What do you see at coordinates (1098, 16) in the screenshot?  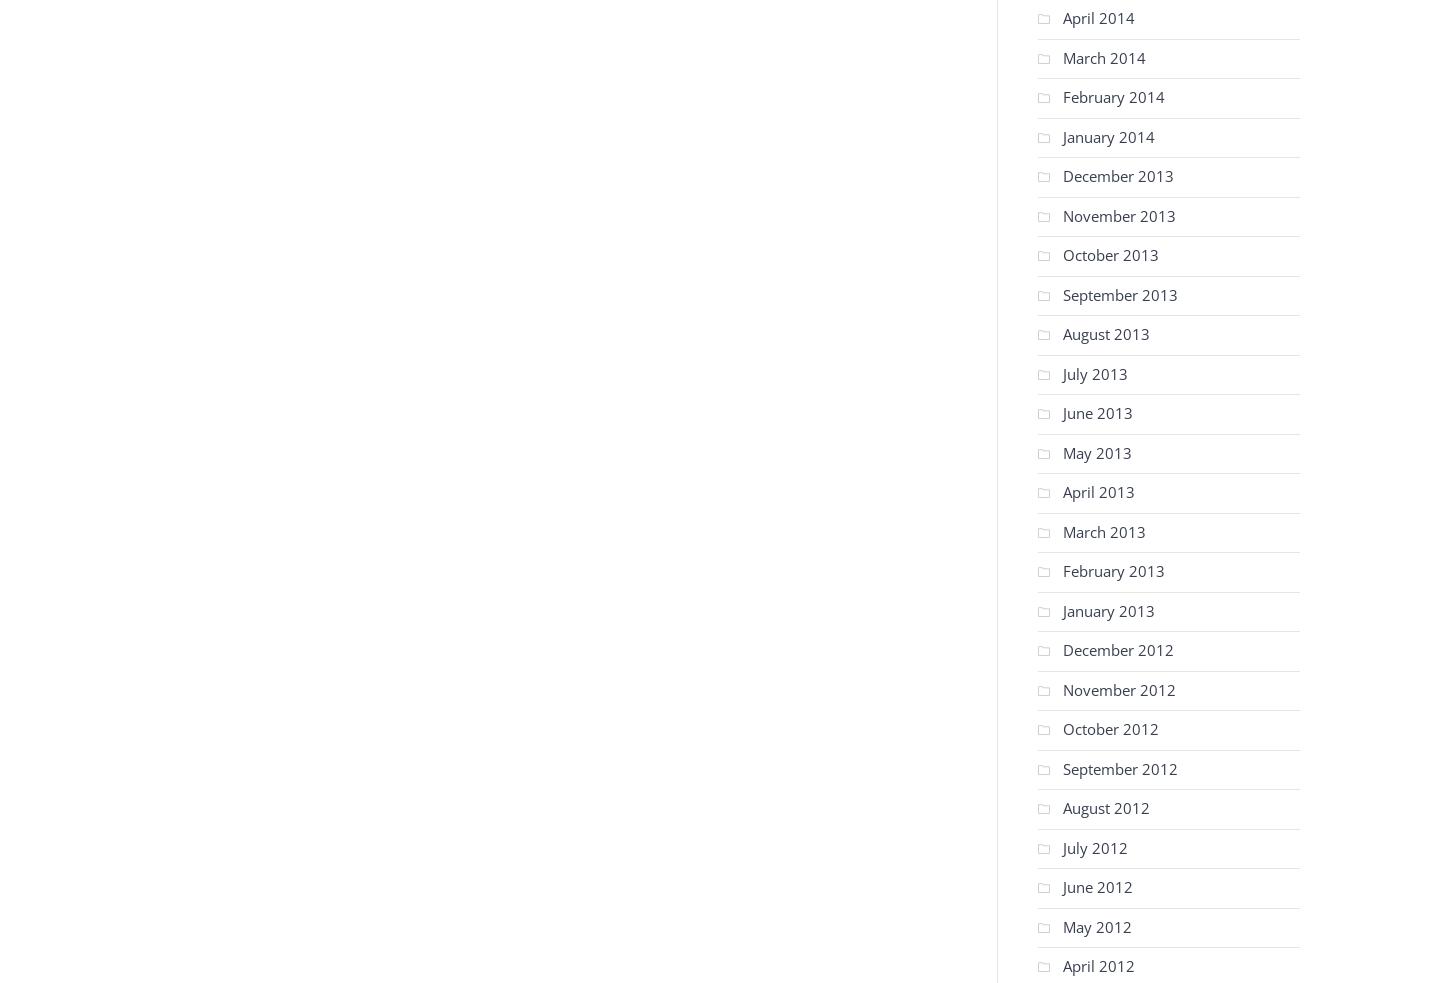 I see `'April 2014'` at bounding box center [1098, 16].